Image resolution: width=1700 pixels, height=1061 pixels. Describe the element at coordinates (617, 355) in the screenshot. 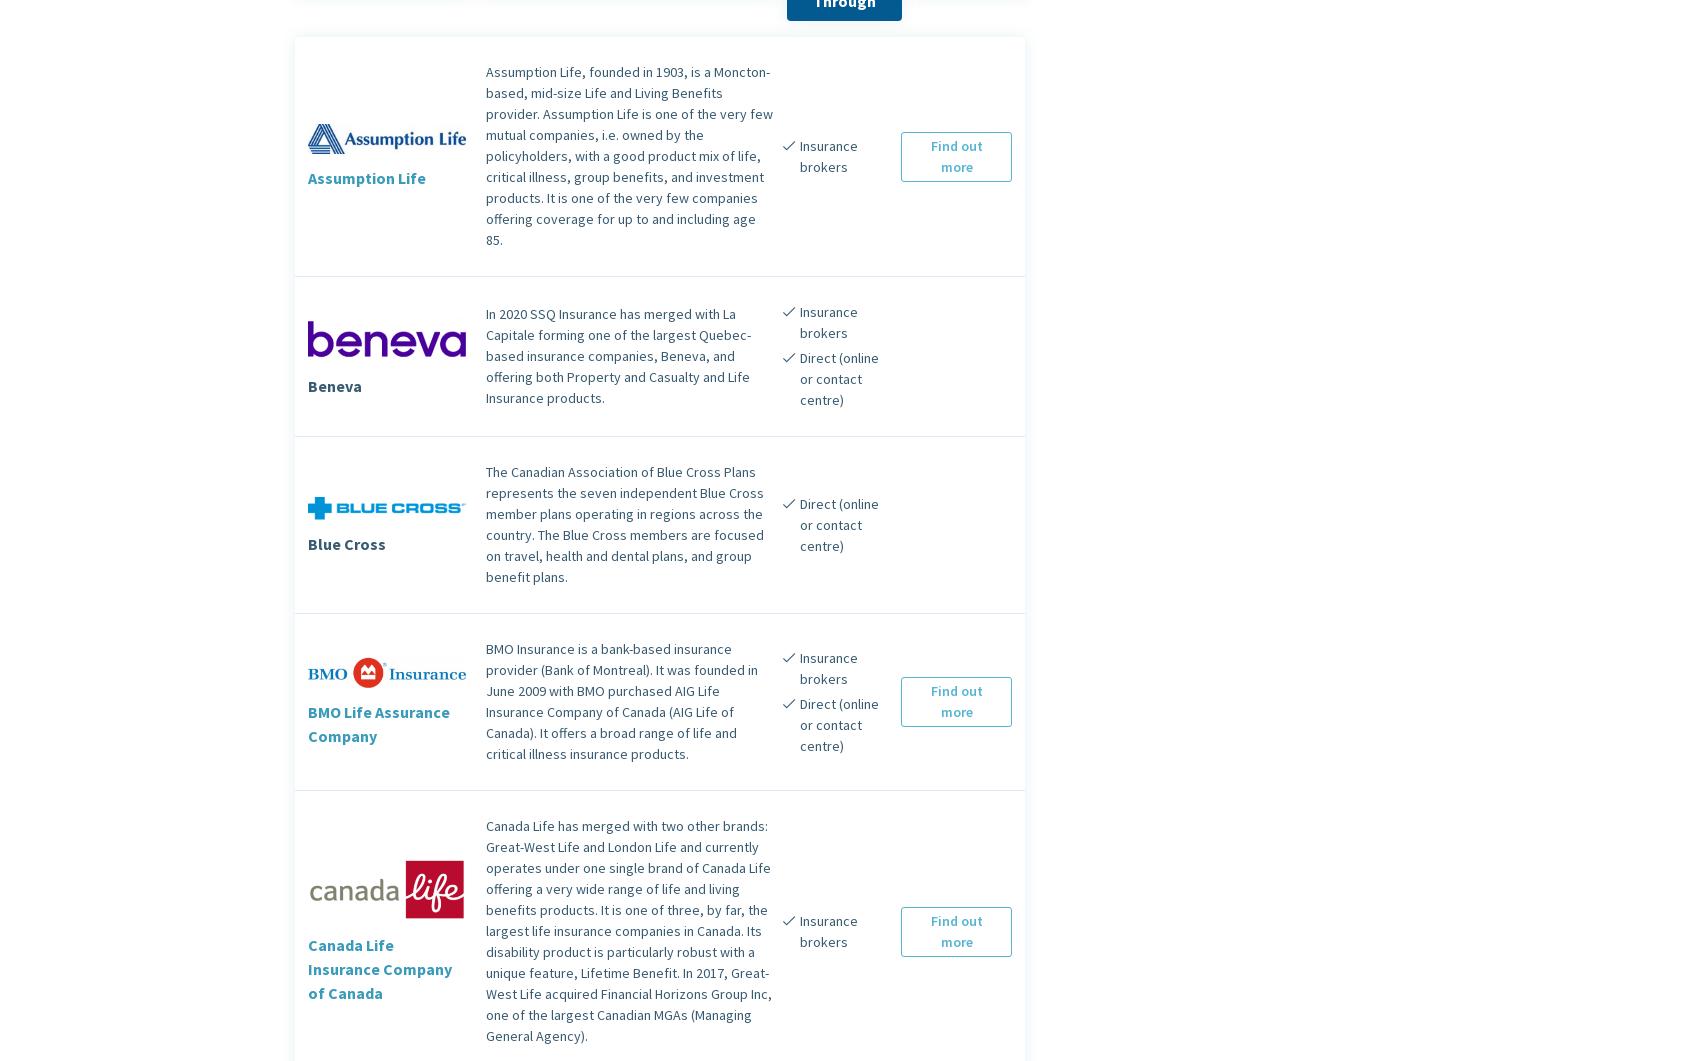

I see `'In 2020 SSQ Insurance has merged with La Capitale forming one of the largest Quebec-based insurance companies, Beneva, and offering both Property and Casualty and Life Insurance products.'` at that location.